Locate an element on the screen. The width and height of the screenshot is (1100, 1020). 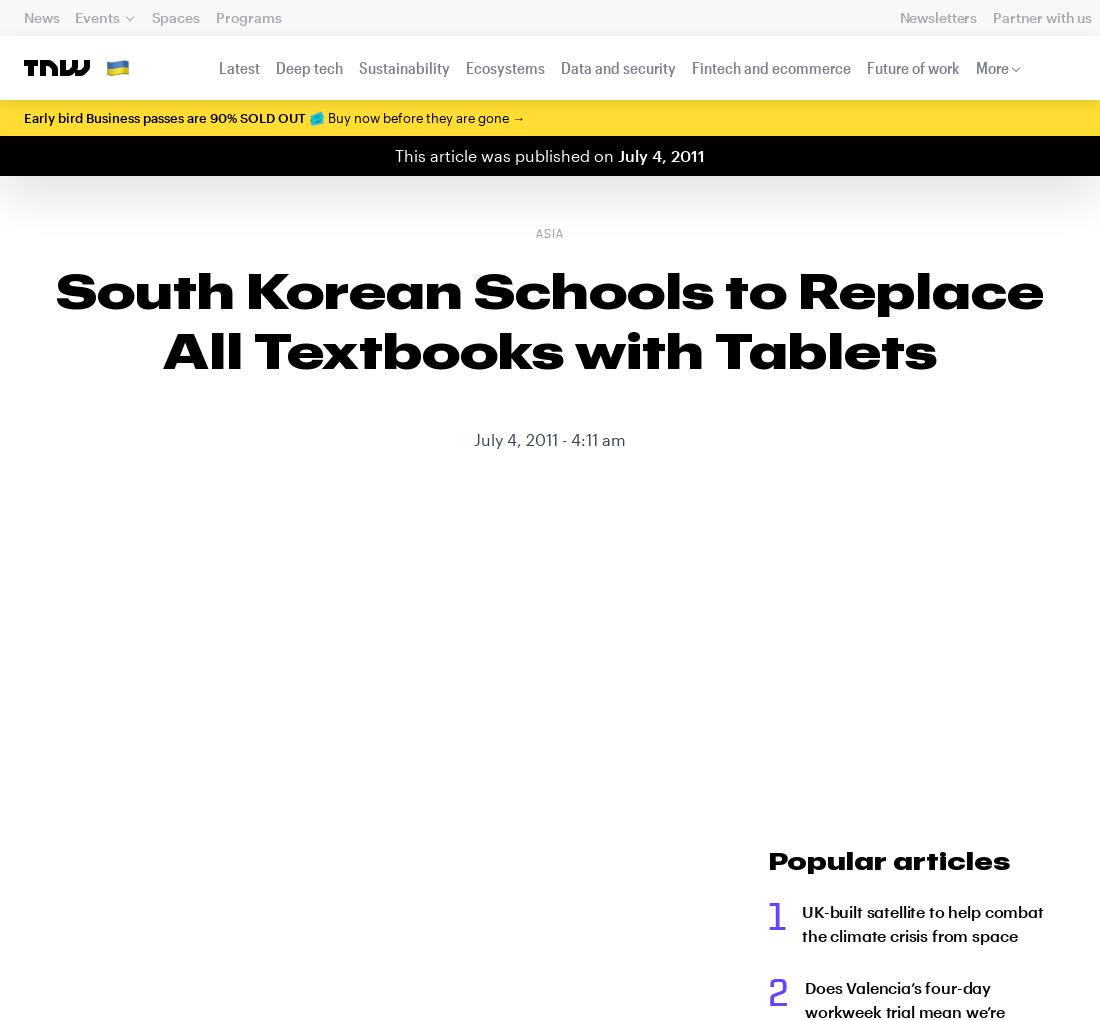
'Asia' is located at coordinates (549, 235).